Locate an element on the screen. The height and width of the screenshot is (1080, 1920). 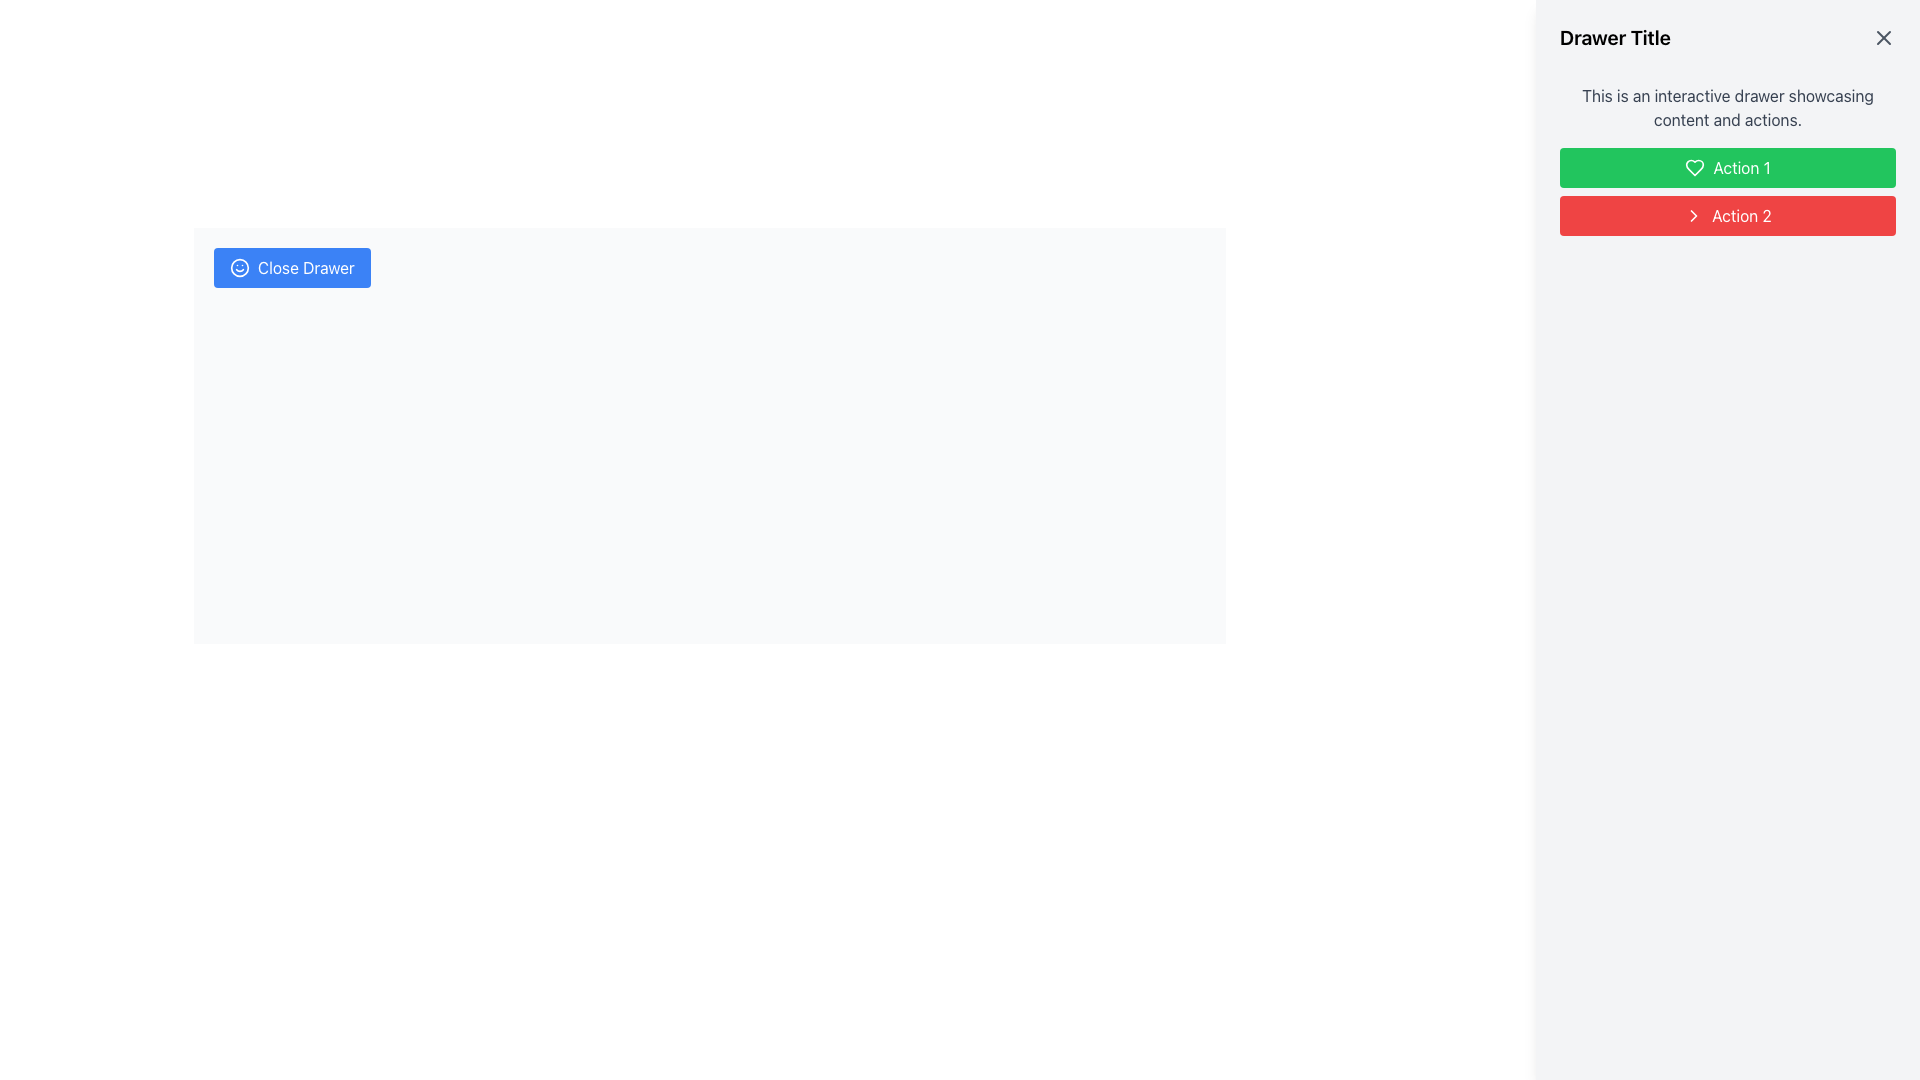
the 'Action 1' button located in the sidebar beneath the 'Drawer Title' is located at coordinates (1727, 192).